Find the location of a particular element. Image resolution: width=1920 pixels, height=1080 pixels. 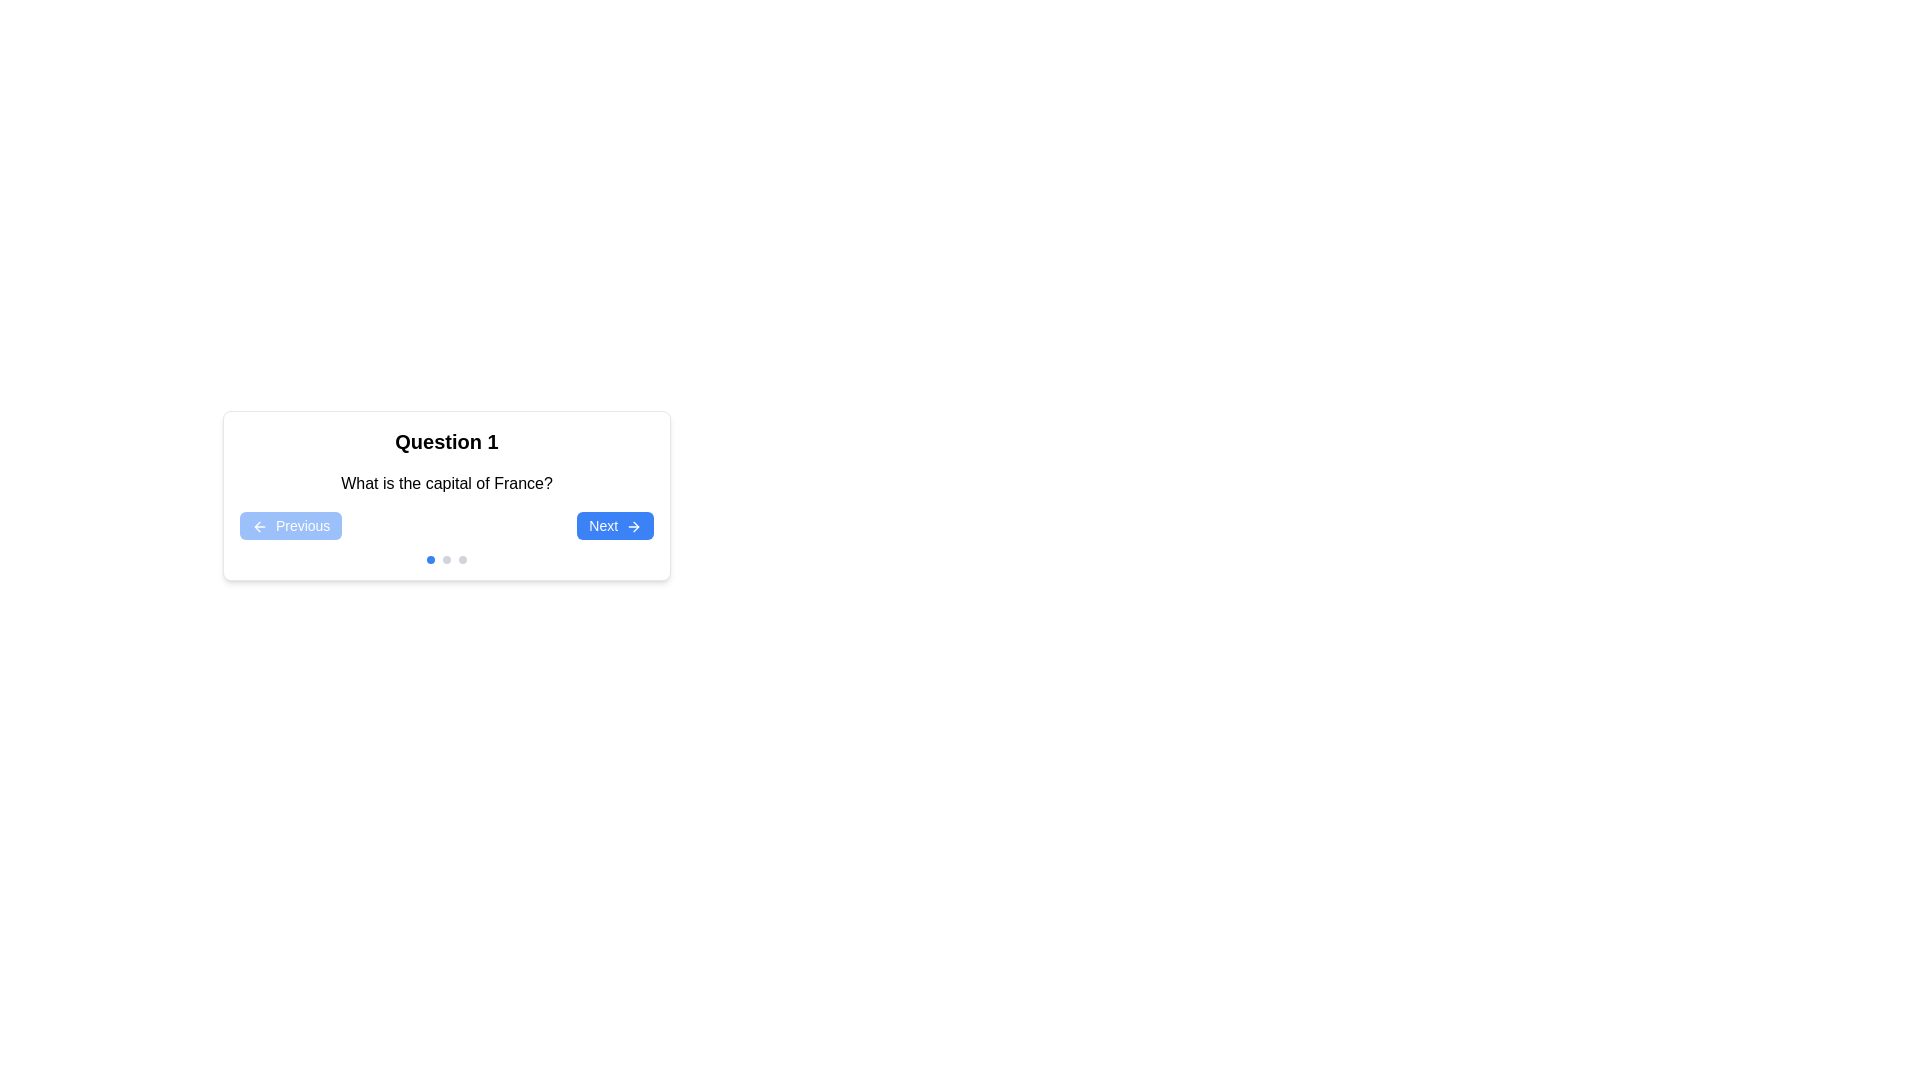

the navigation button located on the left side of the 'Next' button is located at coordinates (290, 524).